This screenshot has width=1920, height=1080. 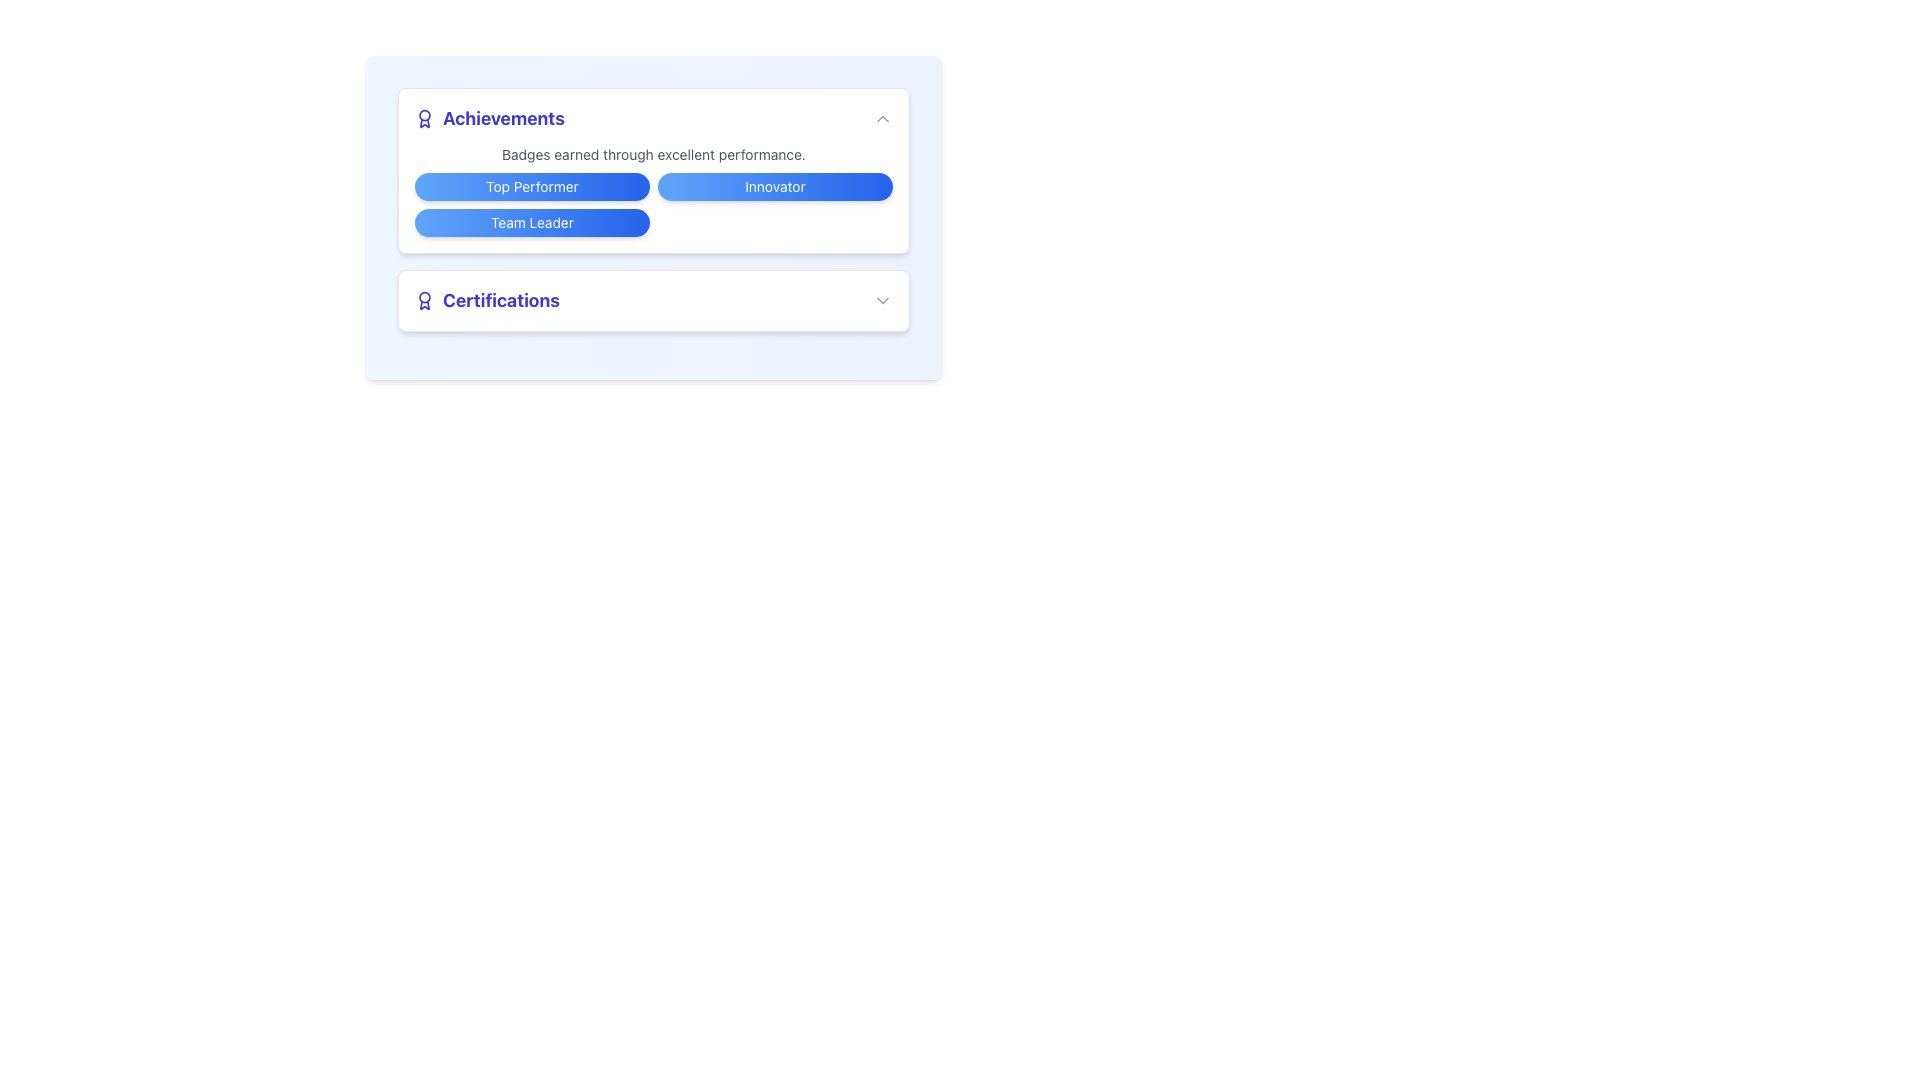 What do you see at coordinates (882, 300) in the screenshot?
I see `the IconButton (Chevron Down) located at the far right of the 'Certifications' section` at bounding box center [882, 300].